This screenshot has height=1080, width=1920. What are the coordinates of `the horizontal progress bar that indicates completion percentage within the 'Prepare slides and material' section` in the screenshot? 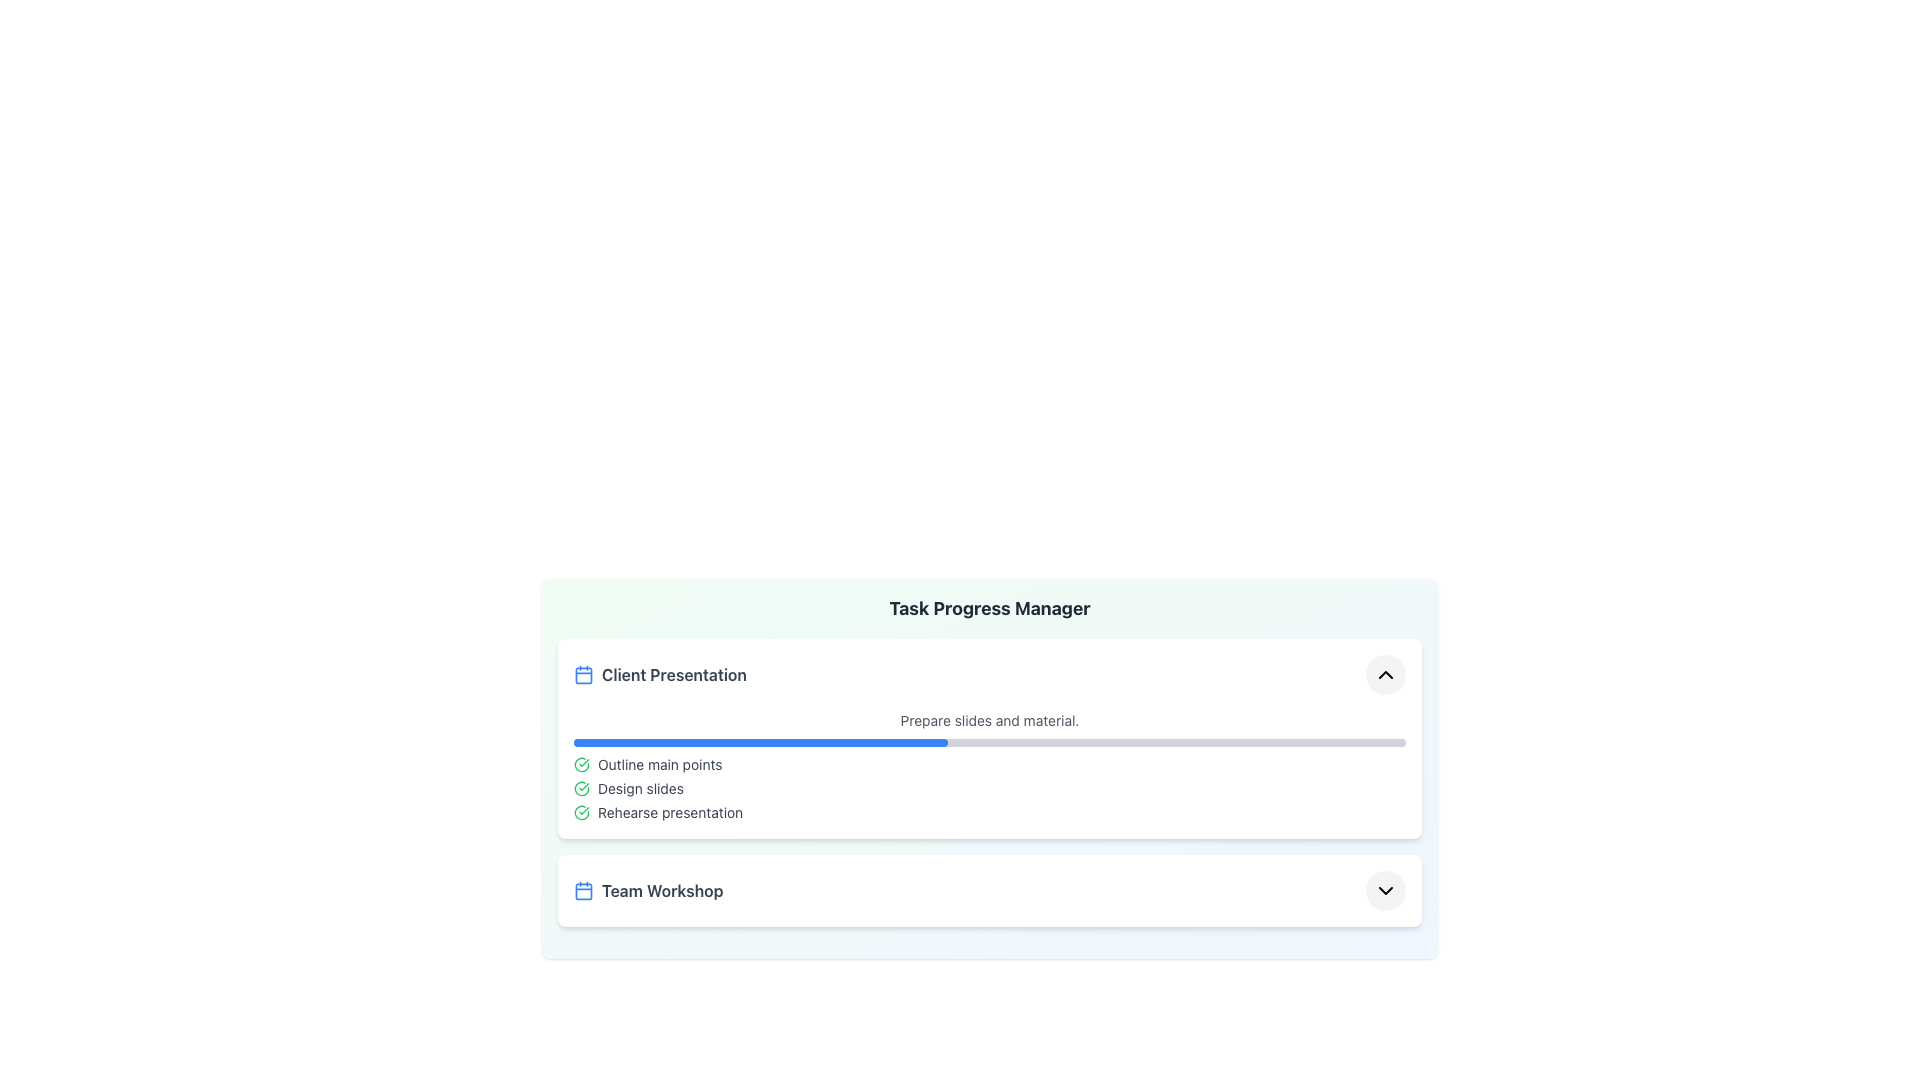 It's located at (989, 743).